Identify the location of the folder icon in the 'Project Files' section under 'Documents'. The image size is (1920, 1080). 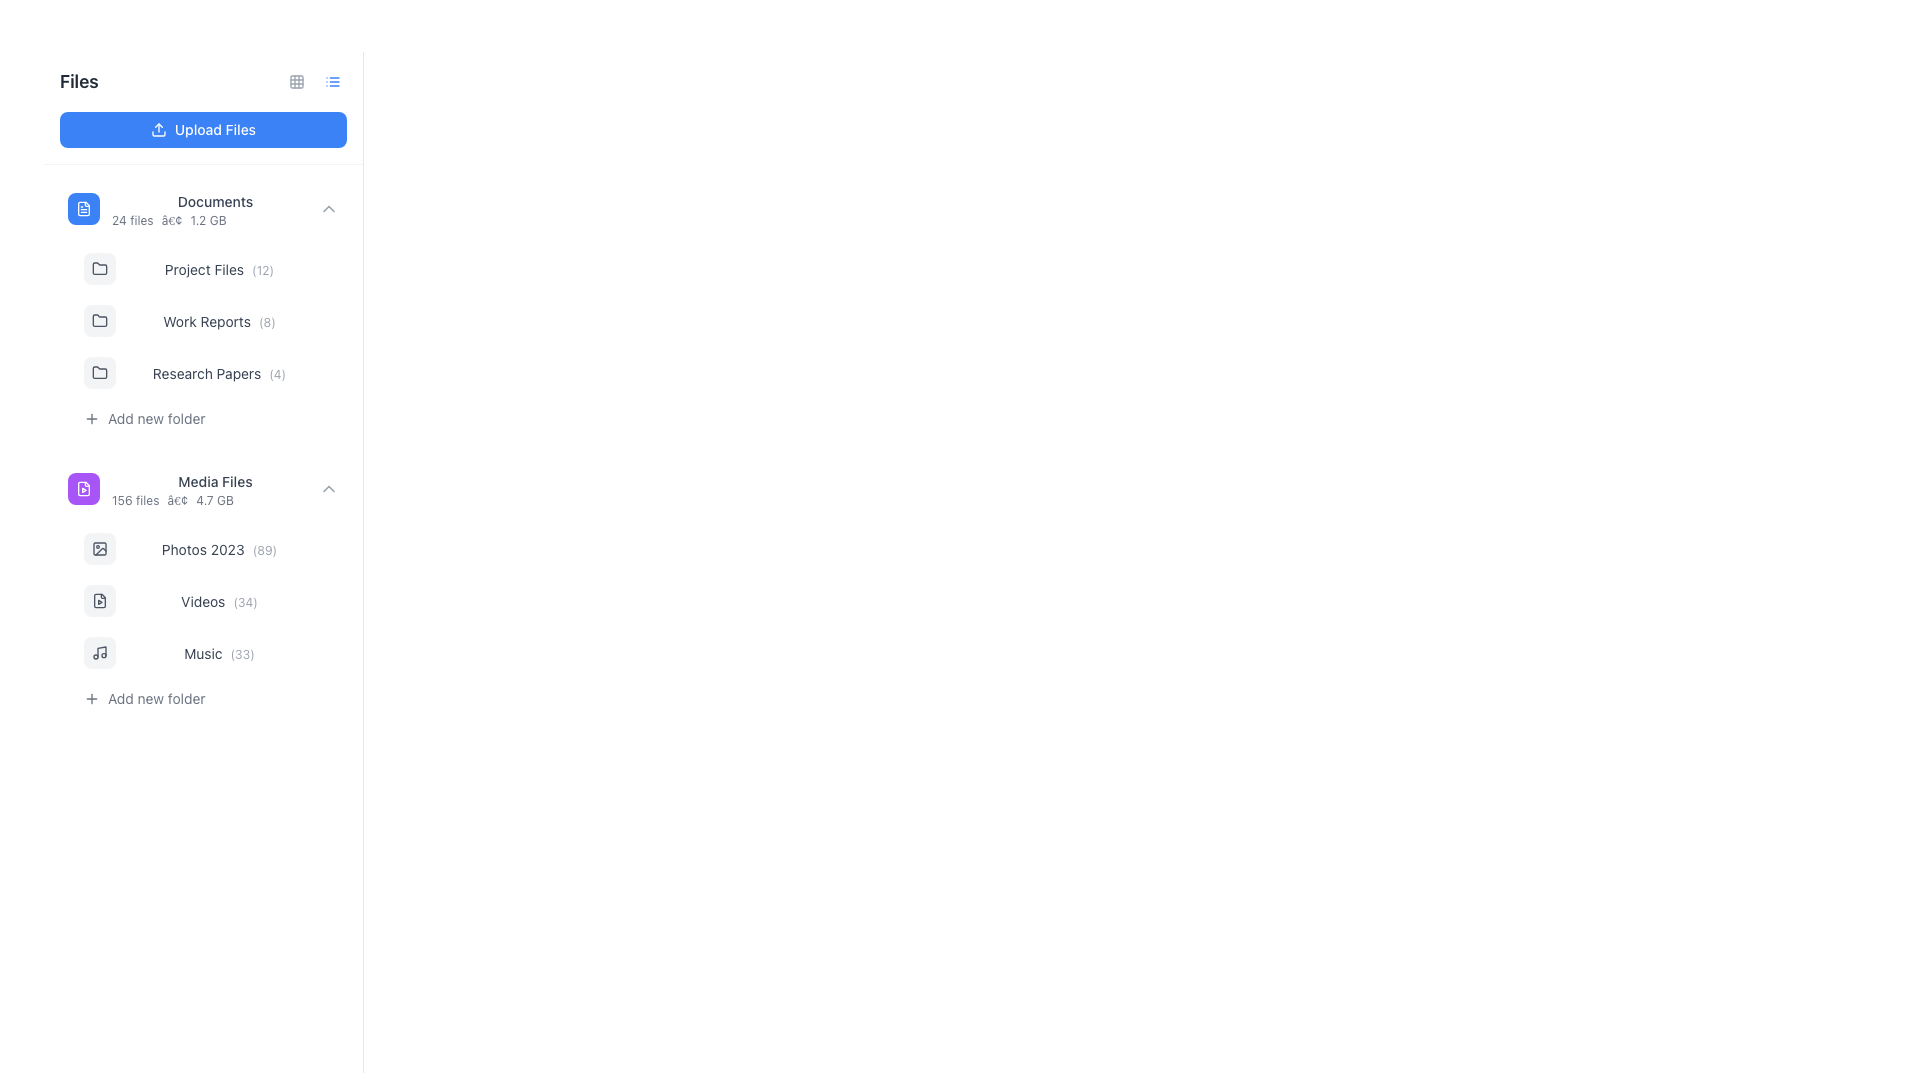
(99, 266).